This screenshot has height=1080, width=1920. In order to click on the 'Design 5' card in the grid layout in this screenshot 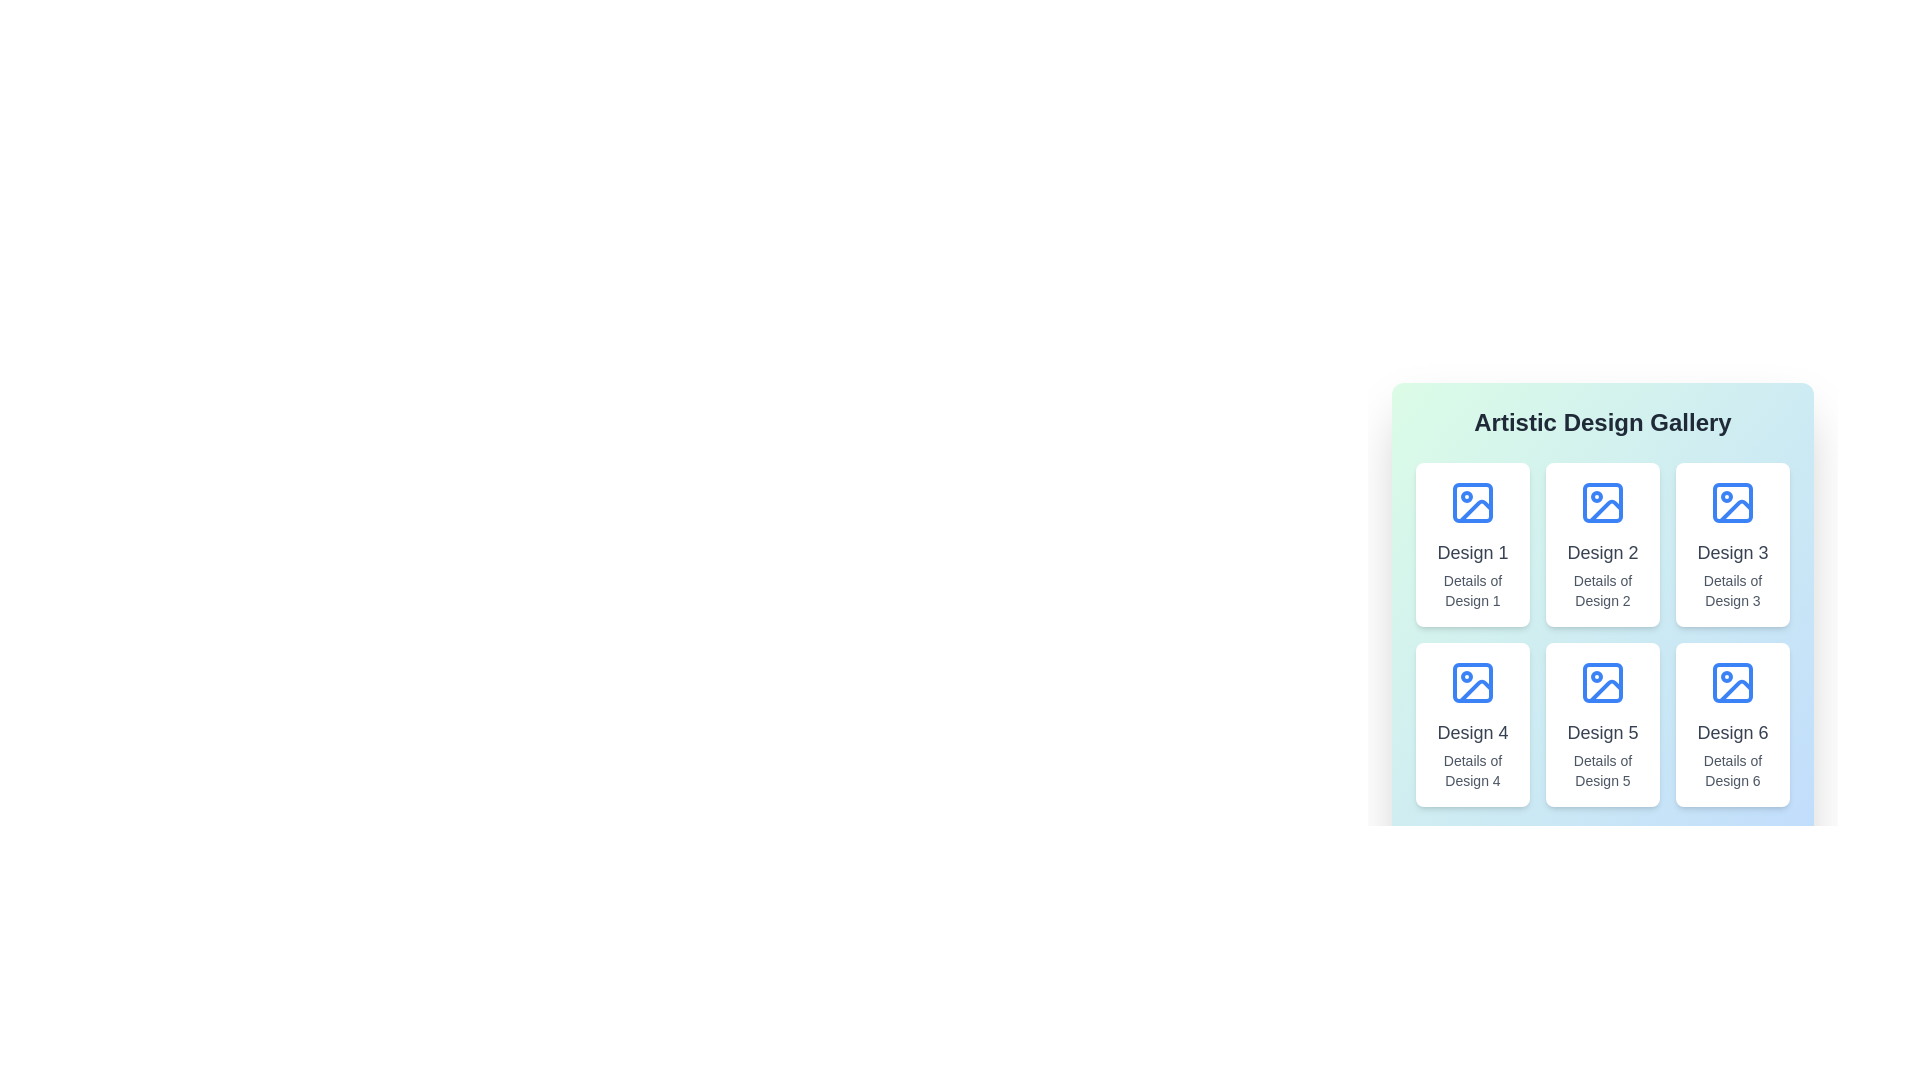, I will do `click(1603, 639)`.